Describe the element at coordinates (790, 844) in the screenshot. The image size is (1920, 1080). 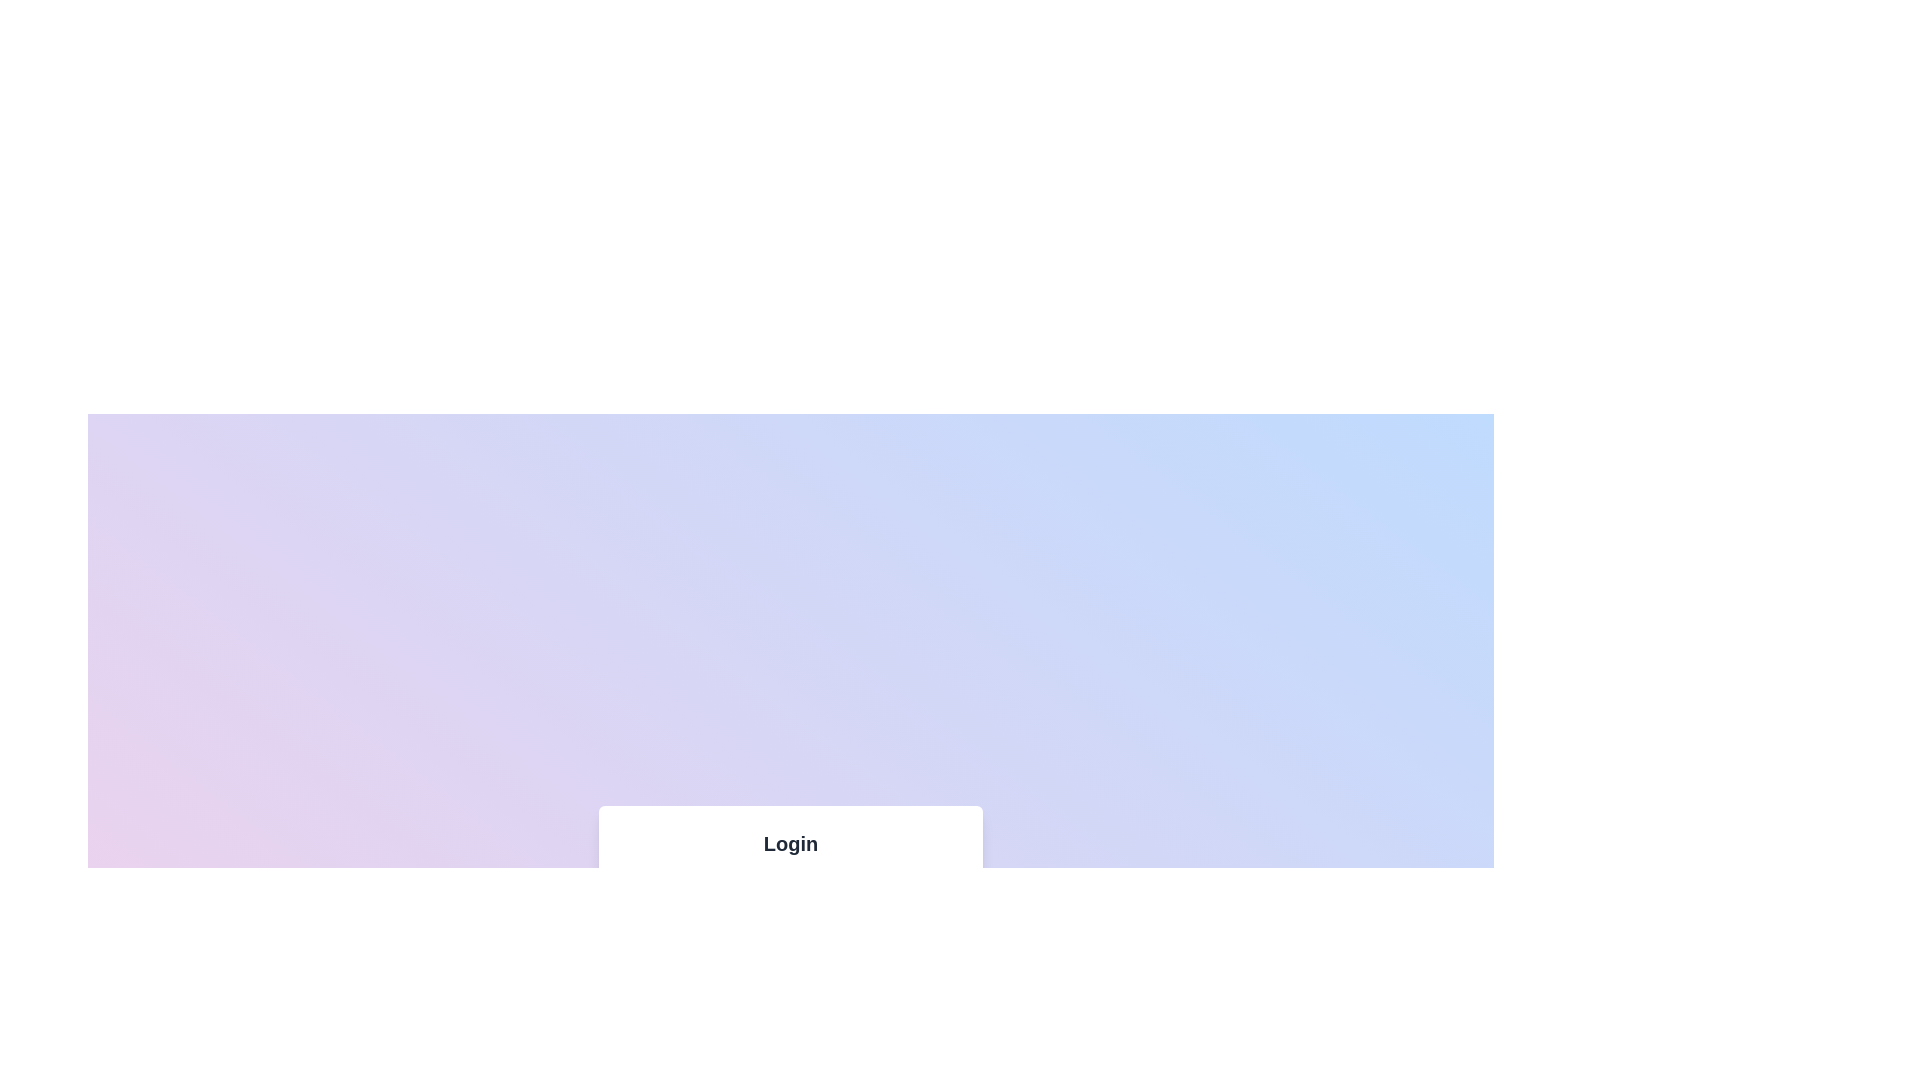
I see `the heading text that serves as the title for the login form, positioned at the top center of the white rectangular box` at that location.